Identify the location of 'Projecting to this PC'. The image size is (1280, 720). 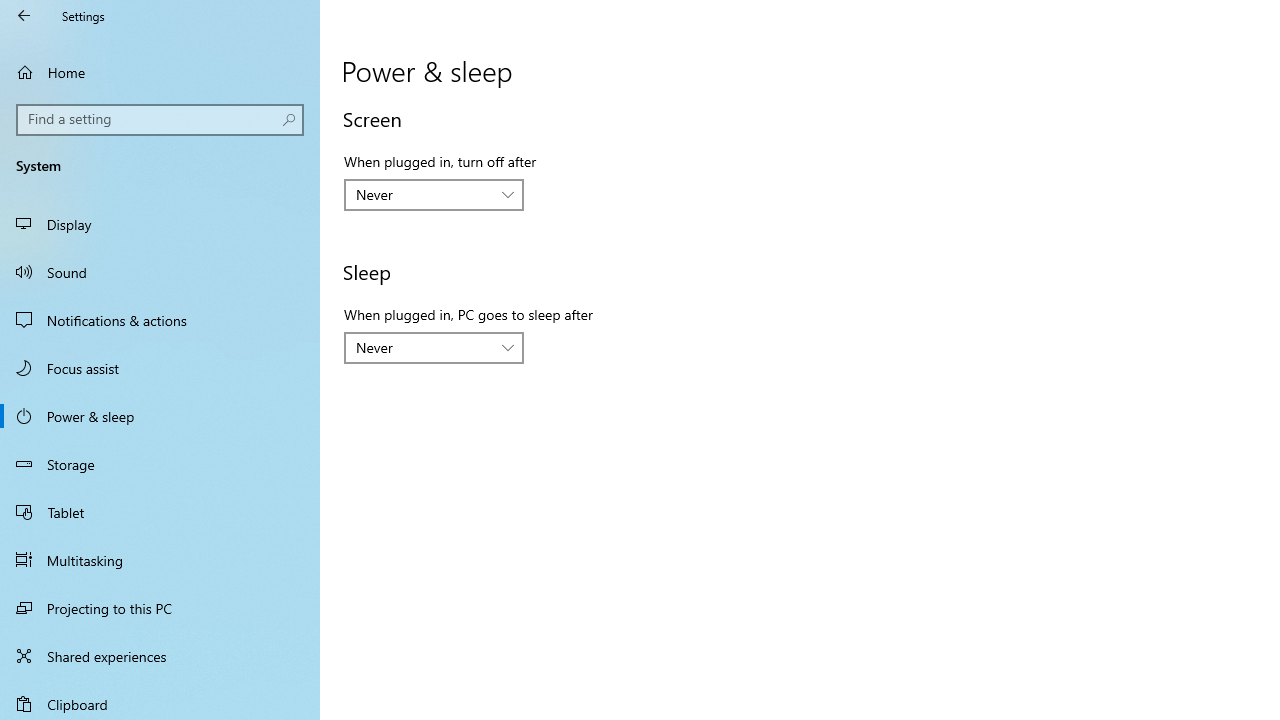
(160, 607).